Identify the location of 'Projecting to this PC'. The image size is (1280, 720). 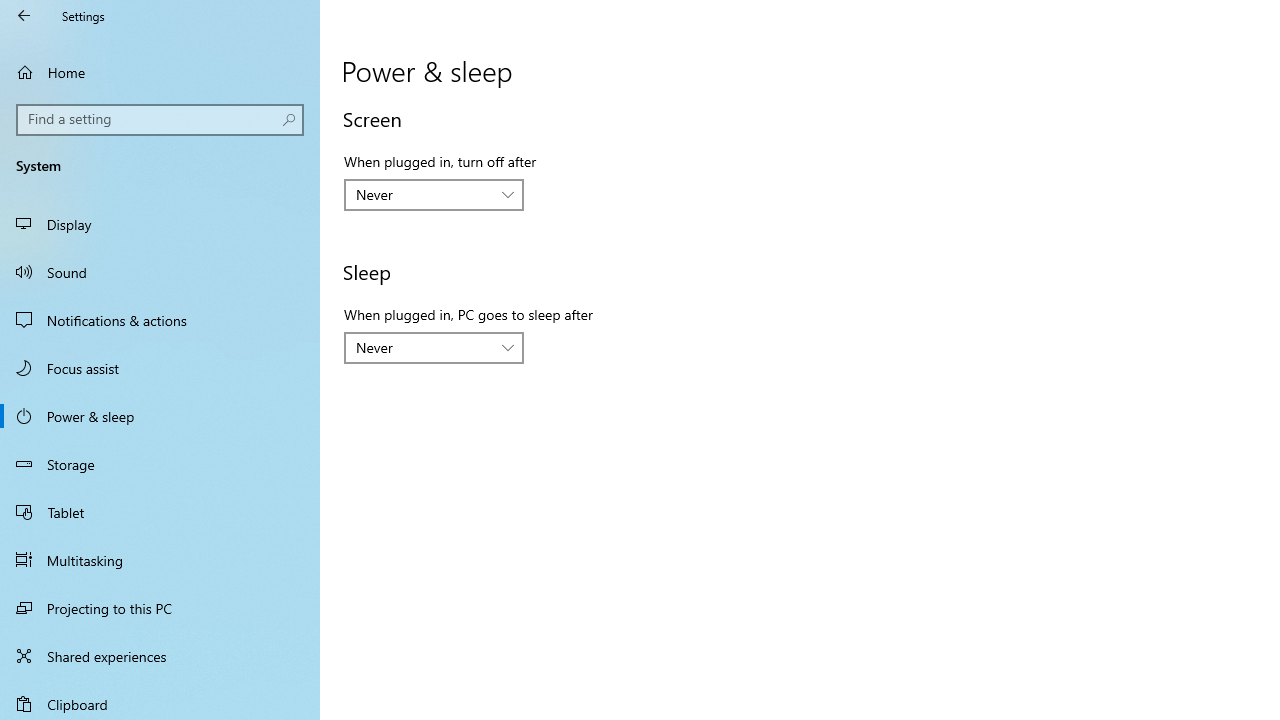
(160, 607).